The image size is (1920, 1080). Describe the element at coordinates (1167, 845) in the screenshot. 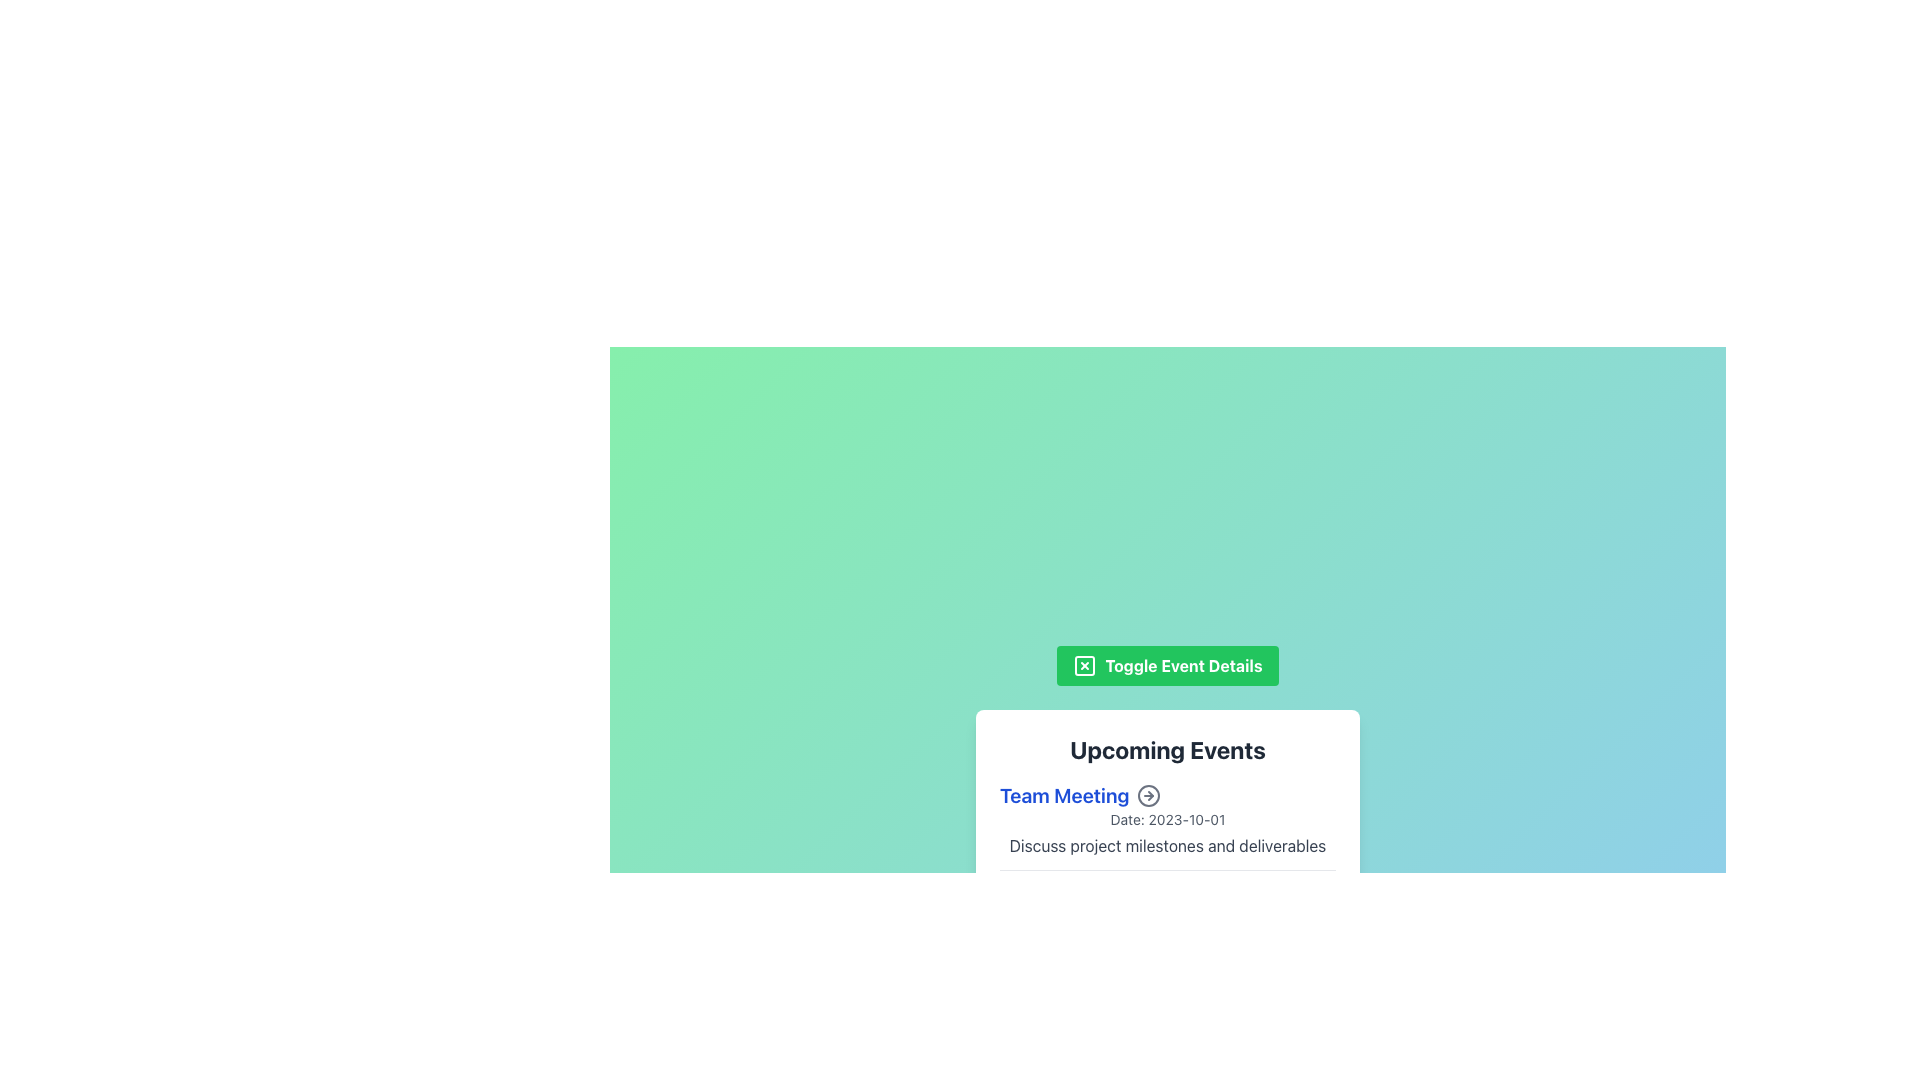

I see `text label that provides a summary or key point related to the event, positioned after 'Date: 2023-10-01'` at that location.